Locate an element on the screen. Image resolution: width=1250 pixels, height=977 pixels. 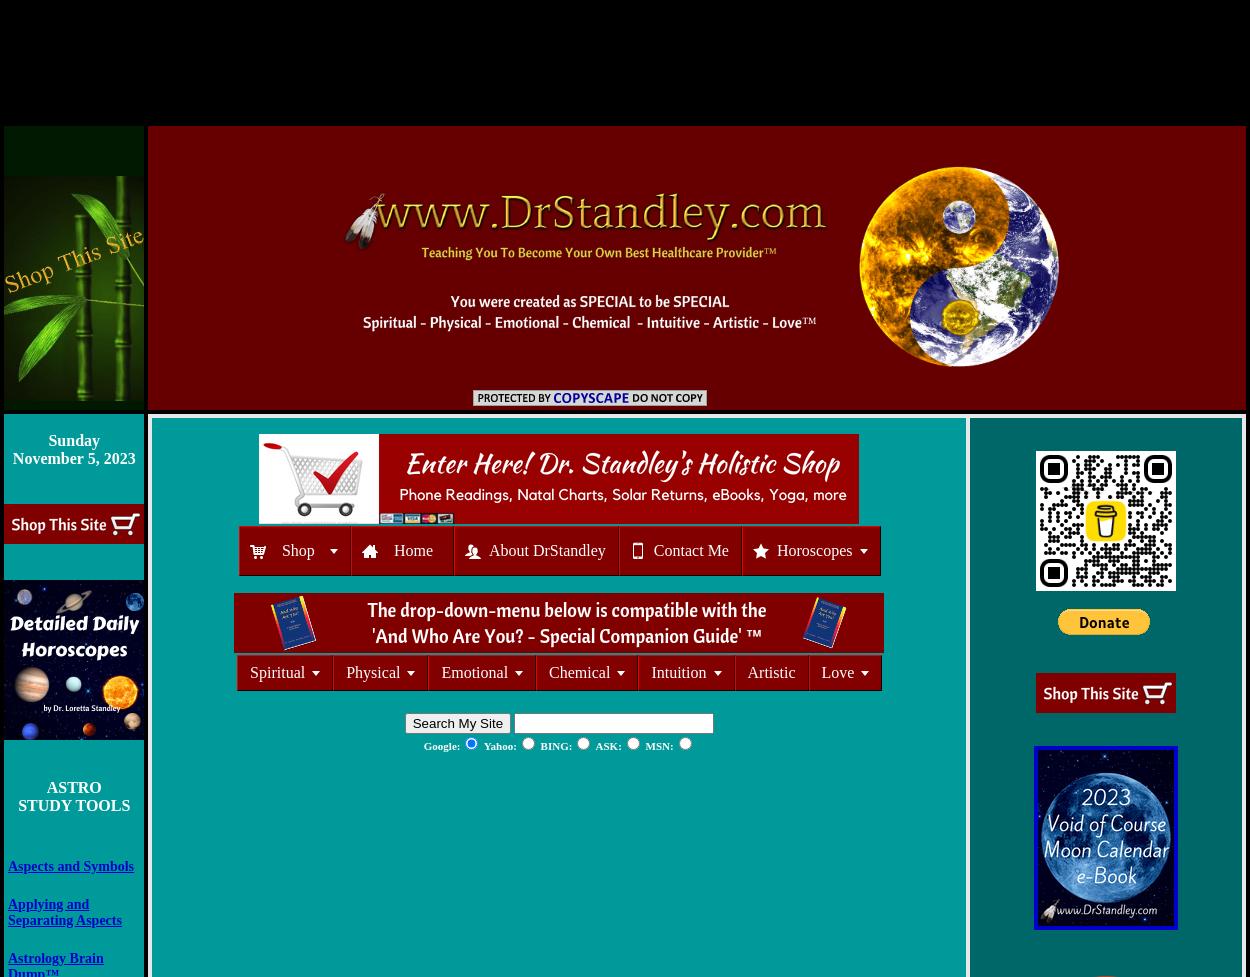
'MSN:' is located at coordinates (657, 746).